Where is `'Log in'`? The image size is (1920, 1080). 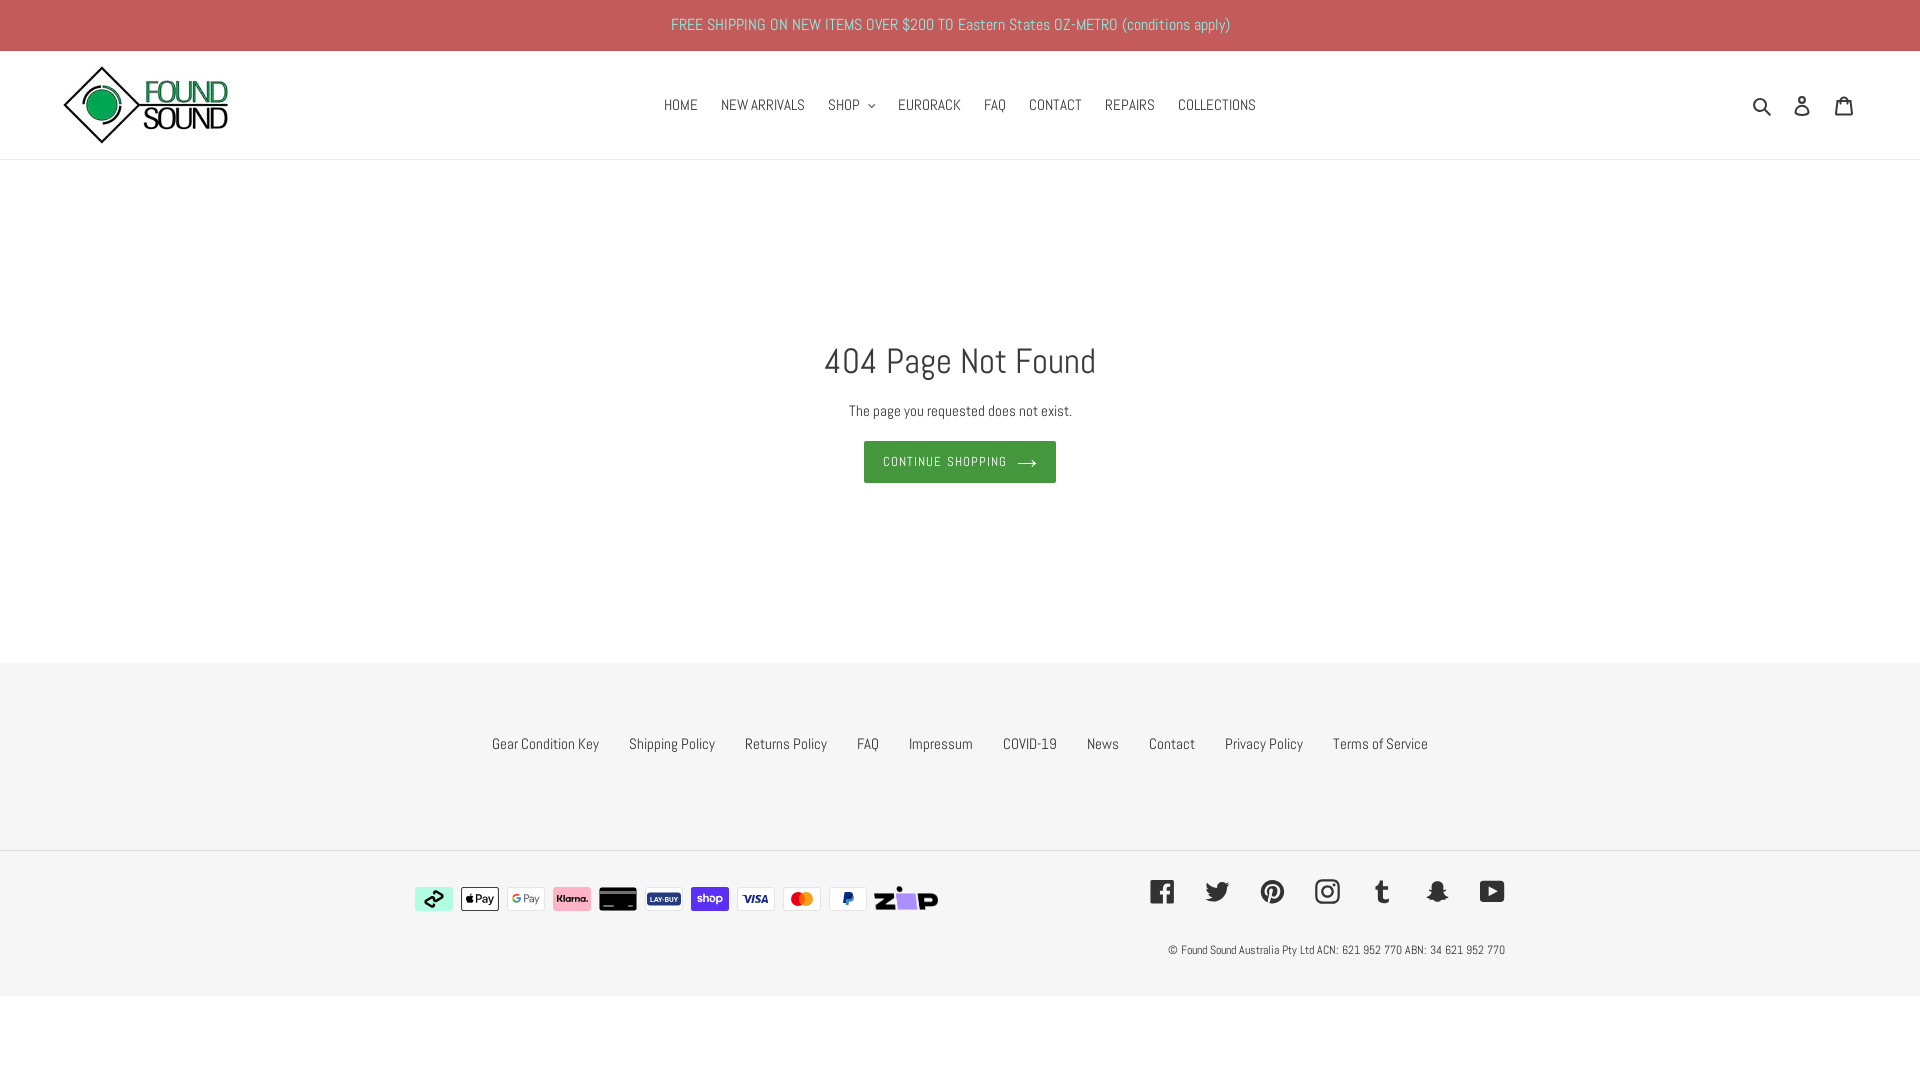
'Log in' is located at coordinates (1801, 105).